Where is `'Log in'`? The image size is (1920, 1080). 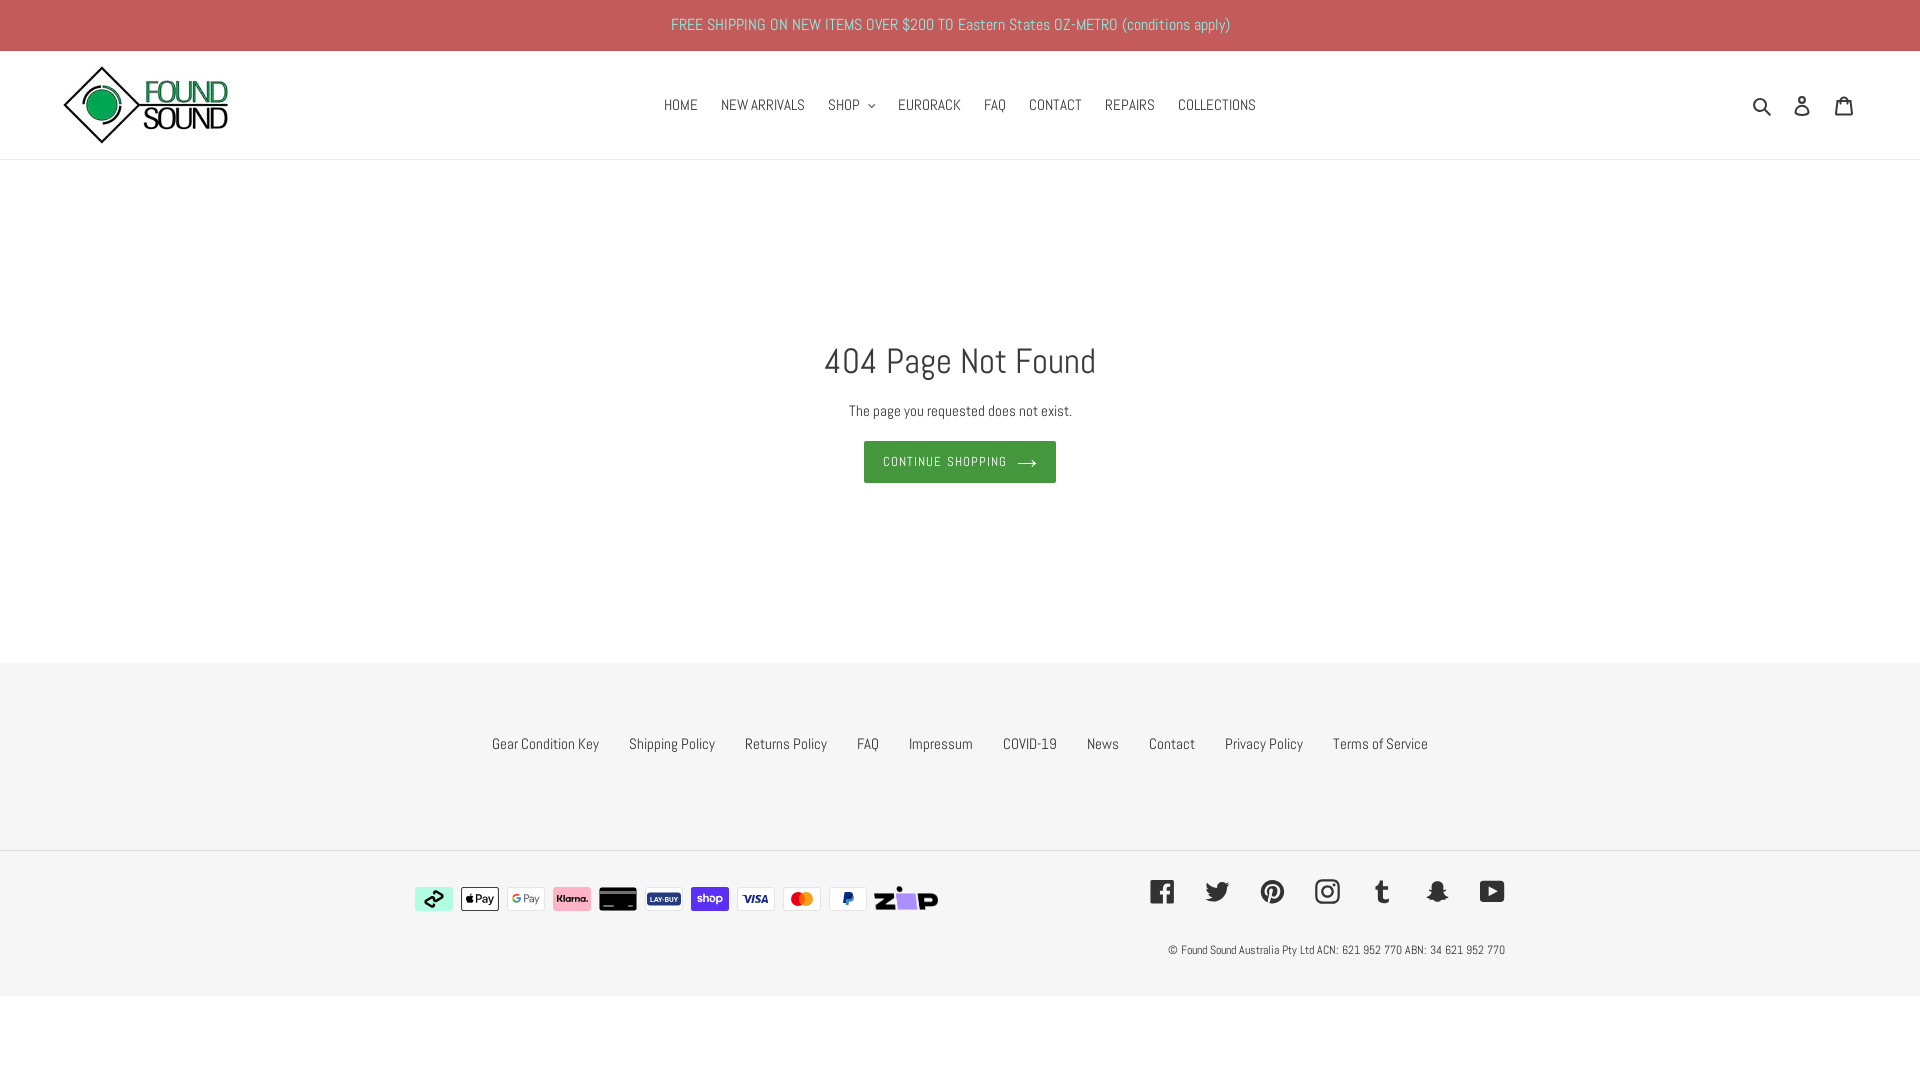
'Log in' is located at coordinates (1801, 105).